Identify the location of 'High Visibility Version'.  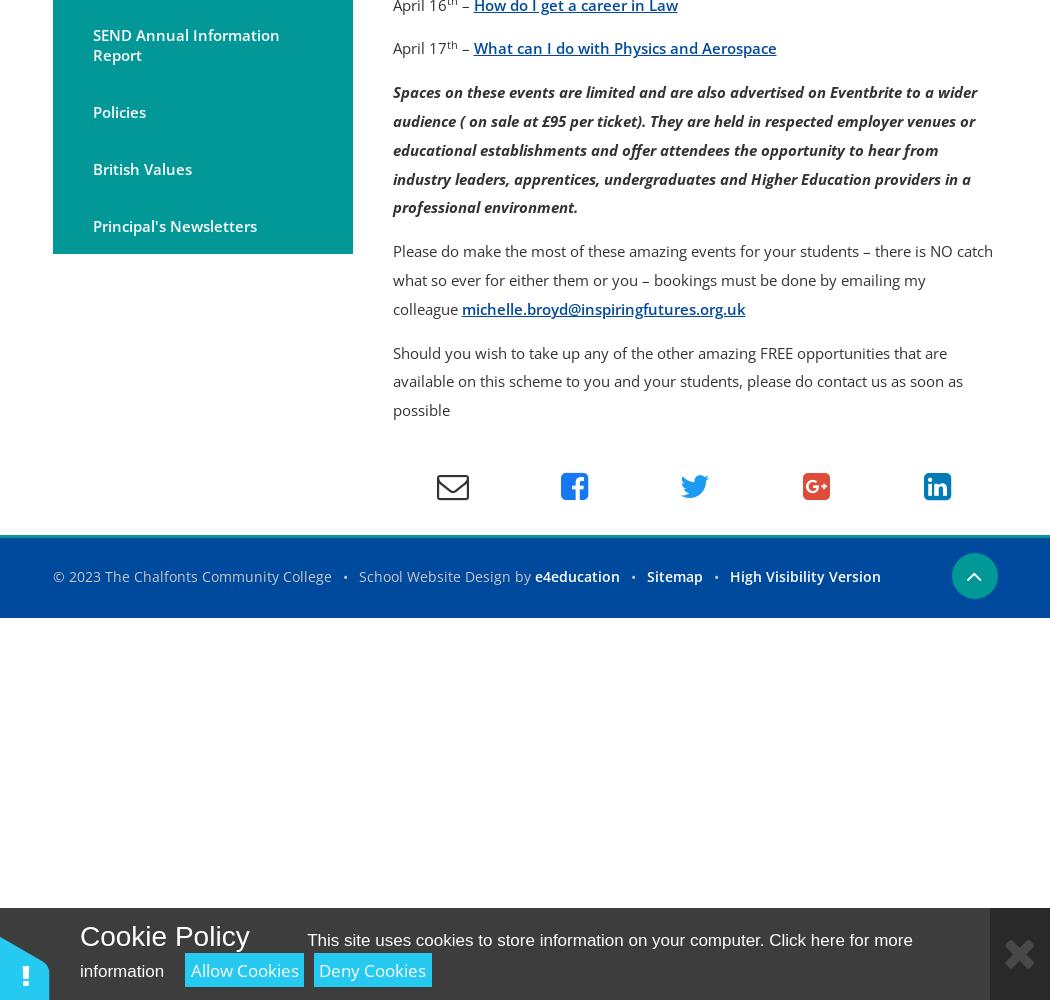
(803, 575).